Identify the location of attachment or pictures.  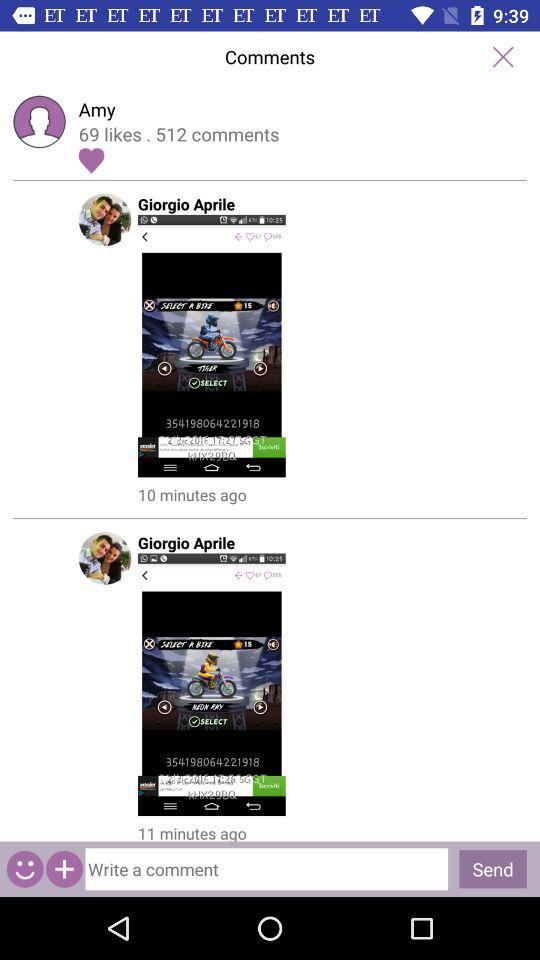
(64, 868).